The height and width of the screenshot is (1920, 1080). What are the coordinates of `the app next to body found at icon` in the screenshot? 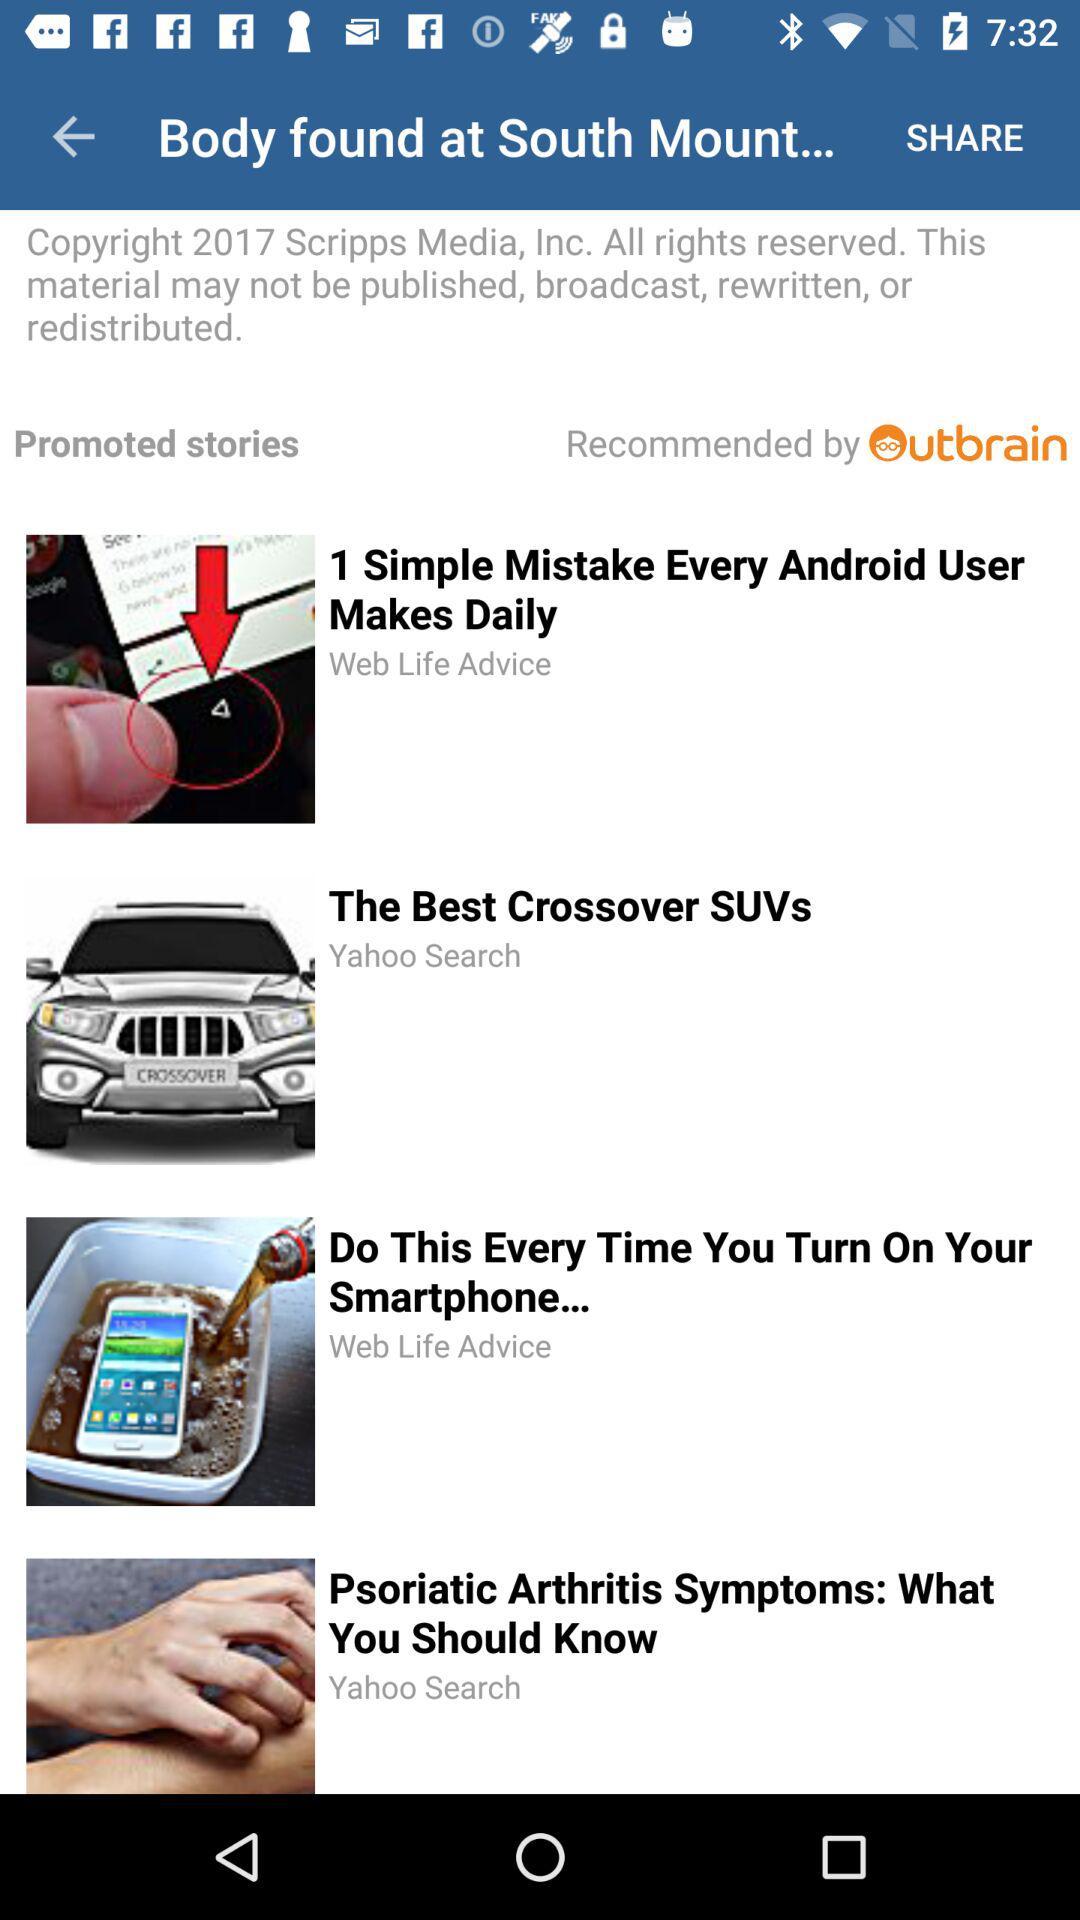 It's located at (72, 135).